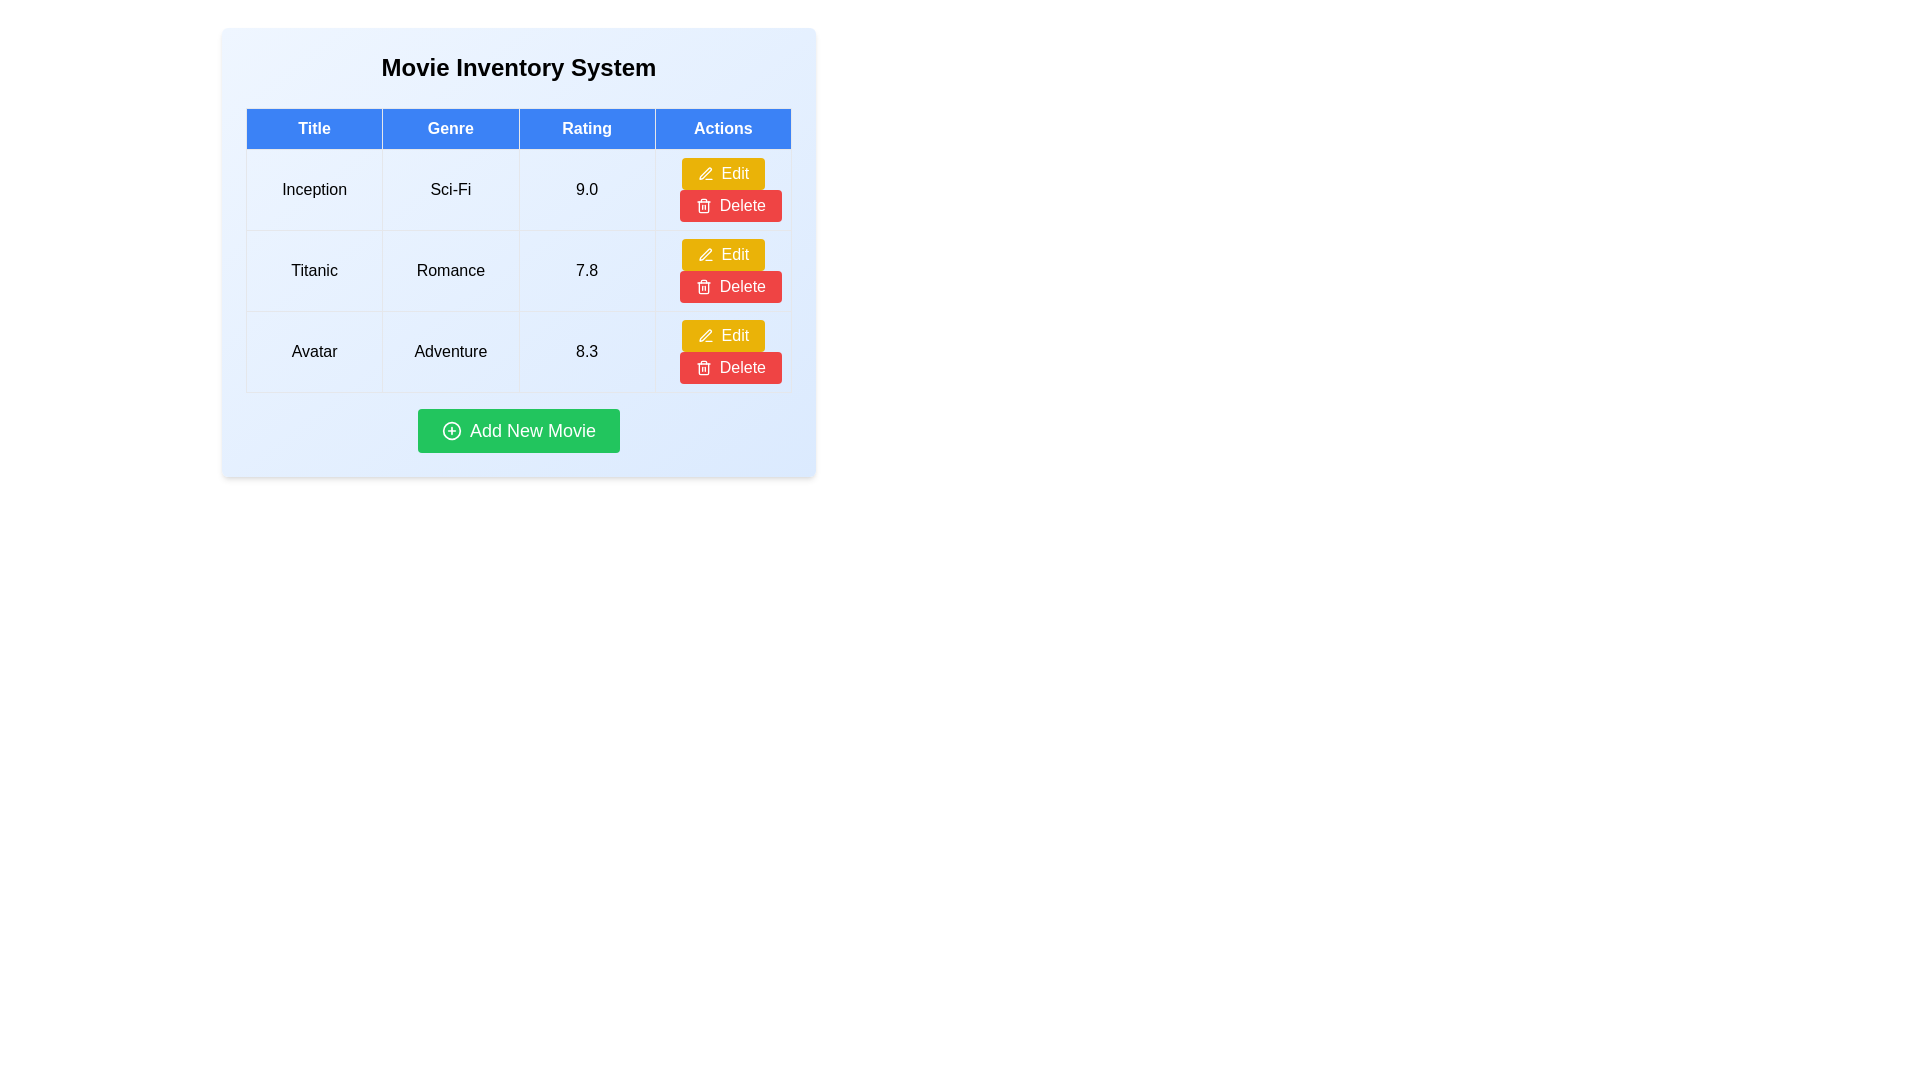 The height and width of the screenshot is (1080, 1920). I want to click on the label indicating the genre of the movie in the second column of the first row of the table, which is adjacent to 'Inception' on the left and '9.0' on the right, so click(449, 189).